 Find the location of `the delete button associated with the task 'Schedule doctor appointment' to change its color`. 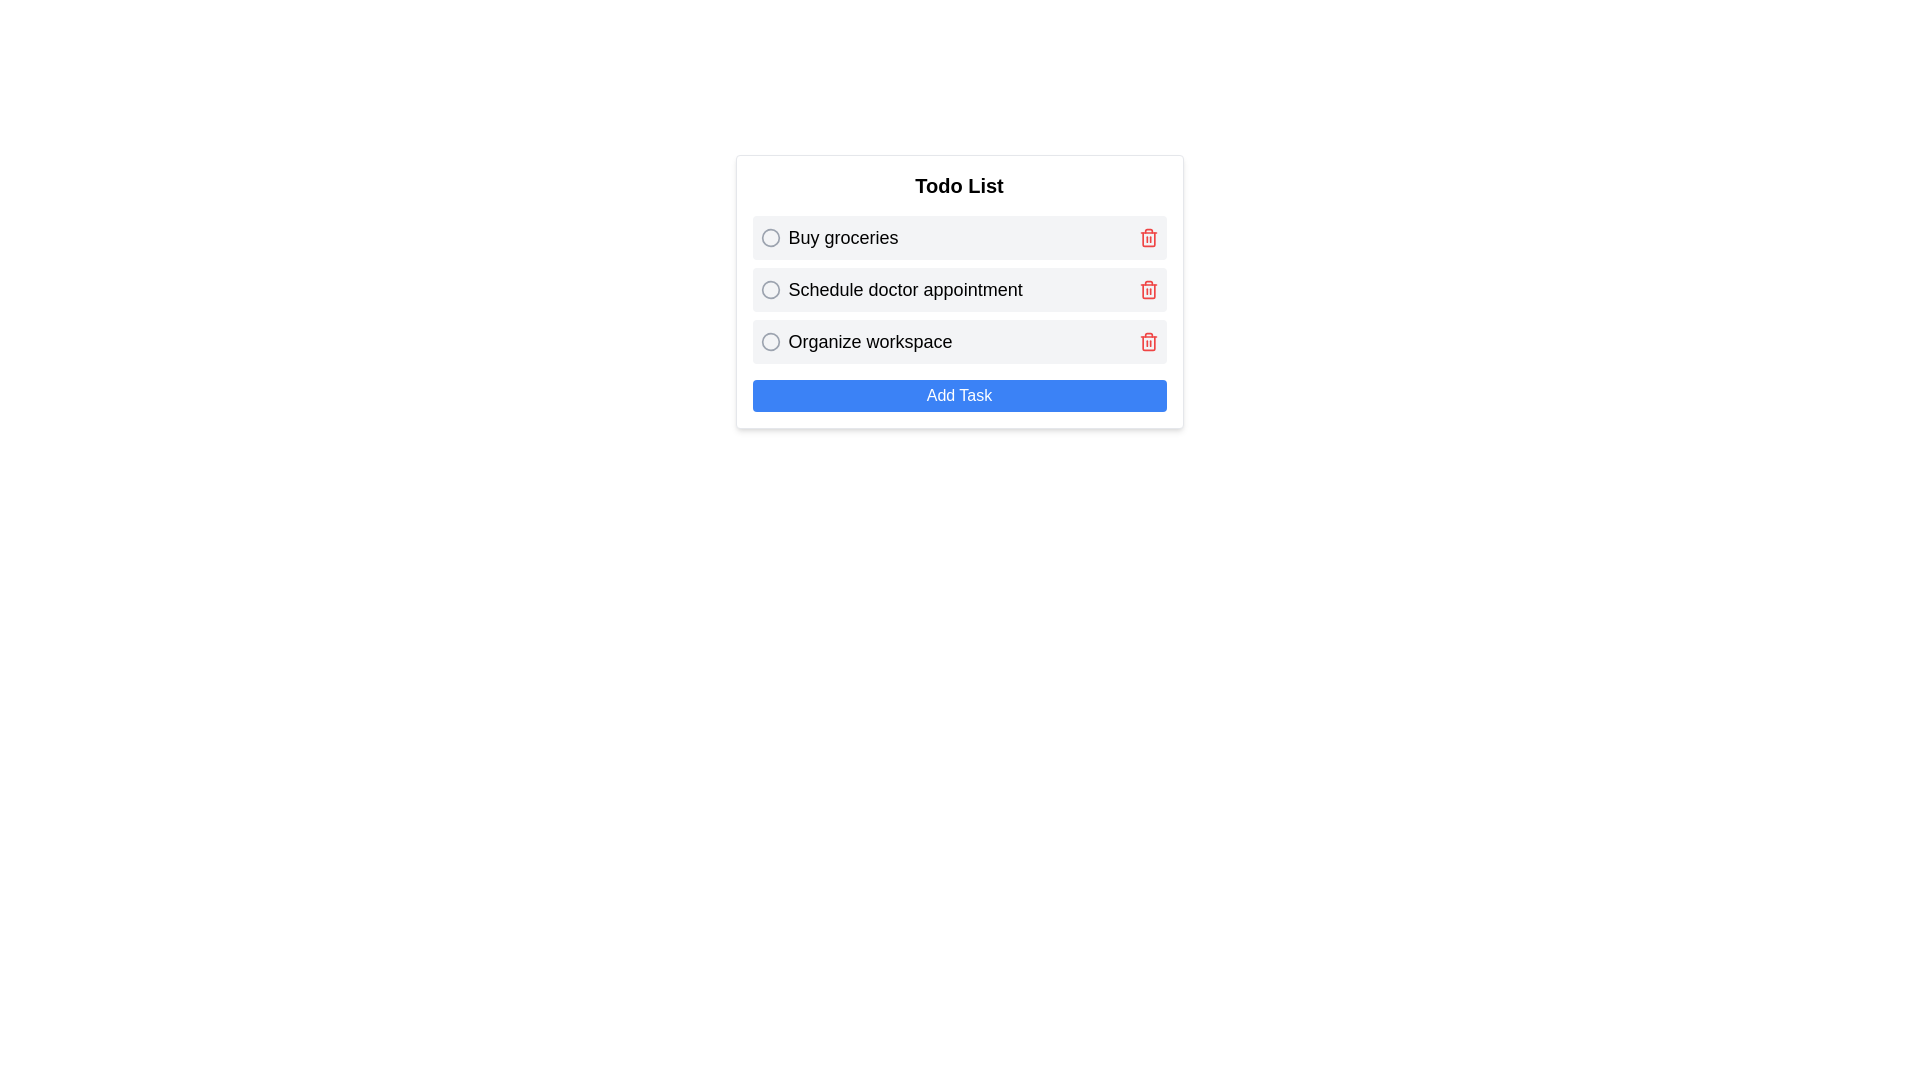

the delete button associated with the task 'Schedule doctor appointment' to change its color is located at coordinates (1148, 289).